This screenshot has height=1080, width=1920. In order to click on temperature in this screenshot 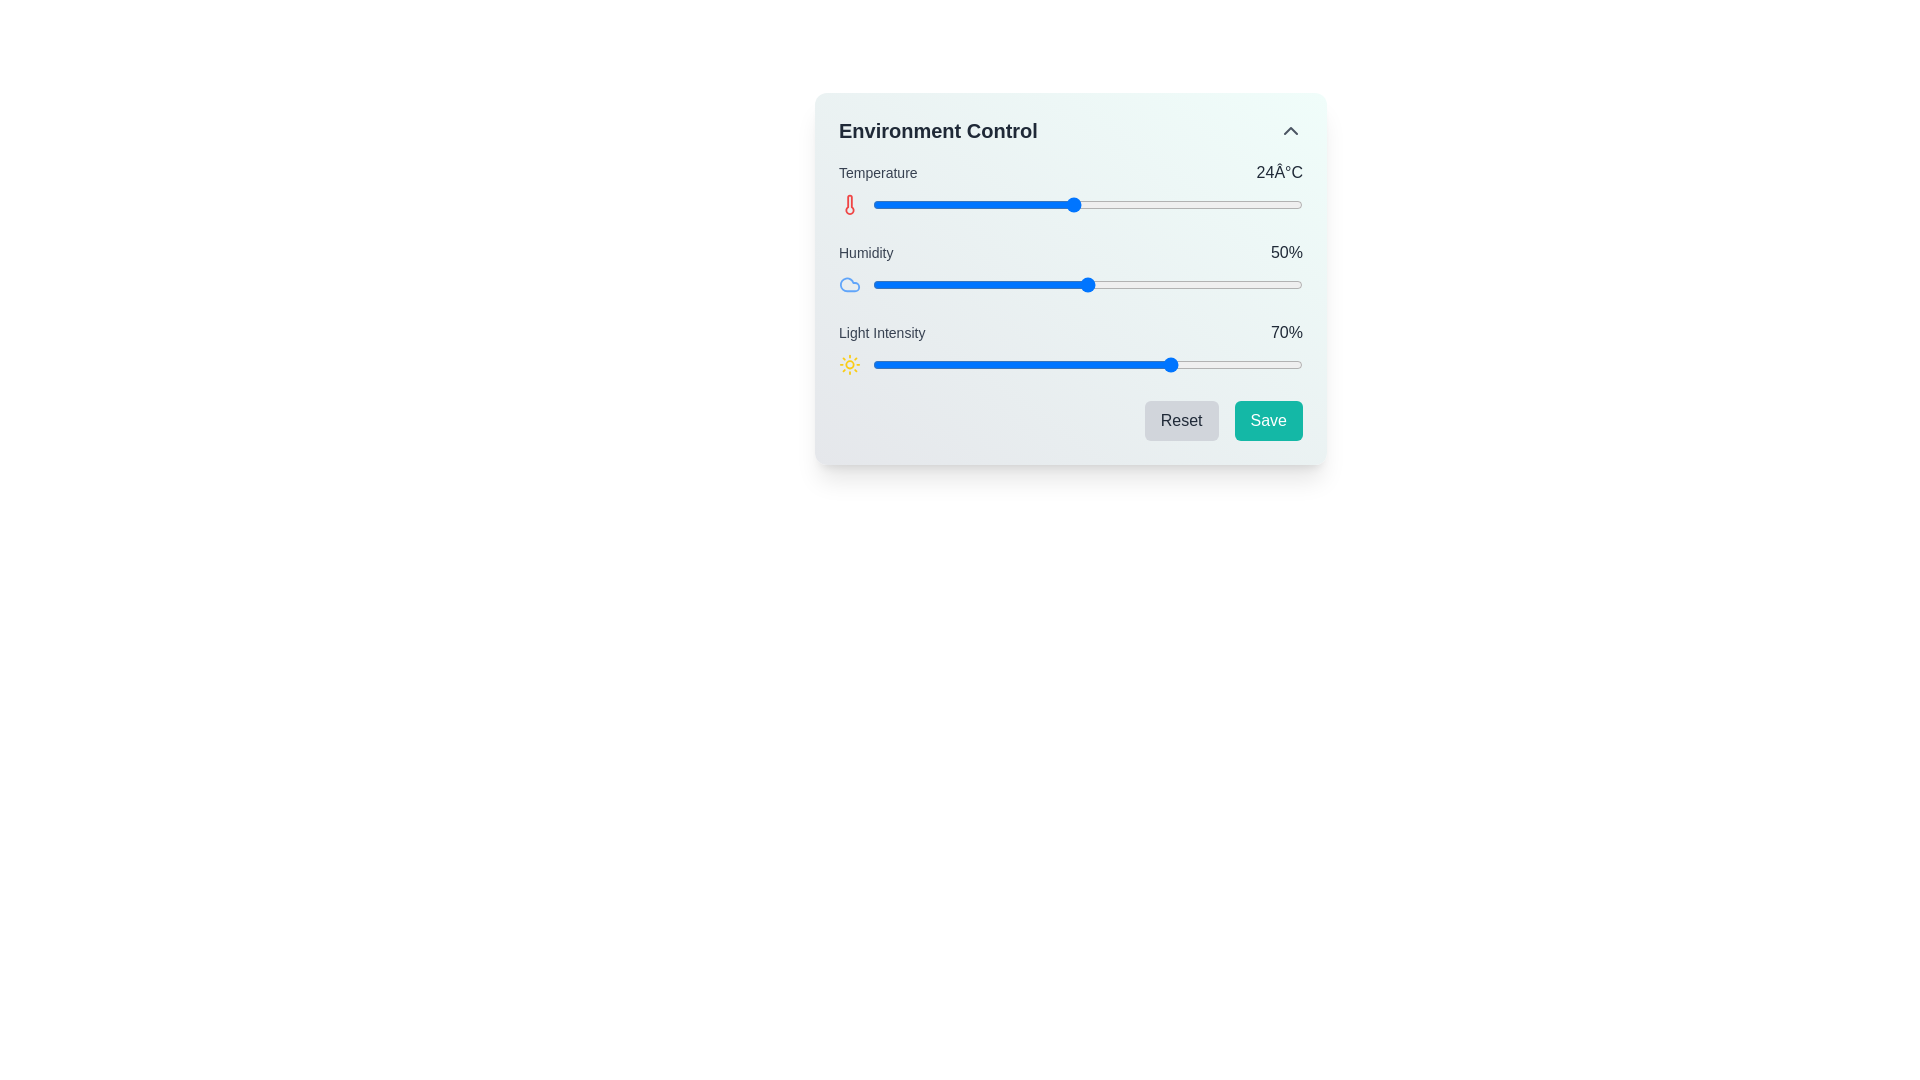, I will do `click(873, 204)`.